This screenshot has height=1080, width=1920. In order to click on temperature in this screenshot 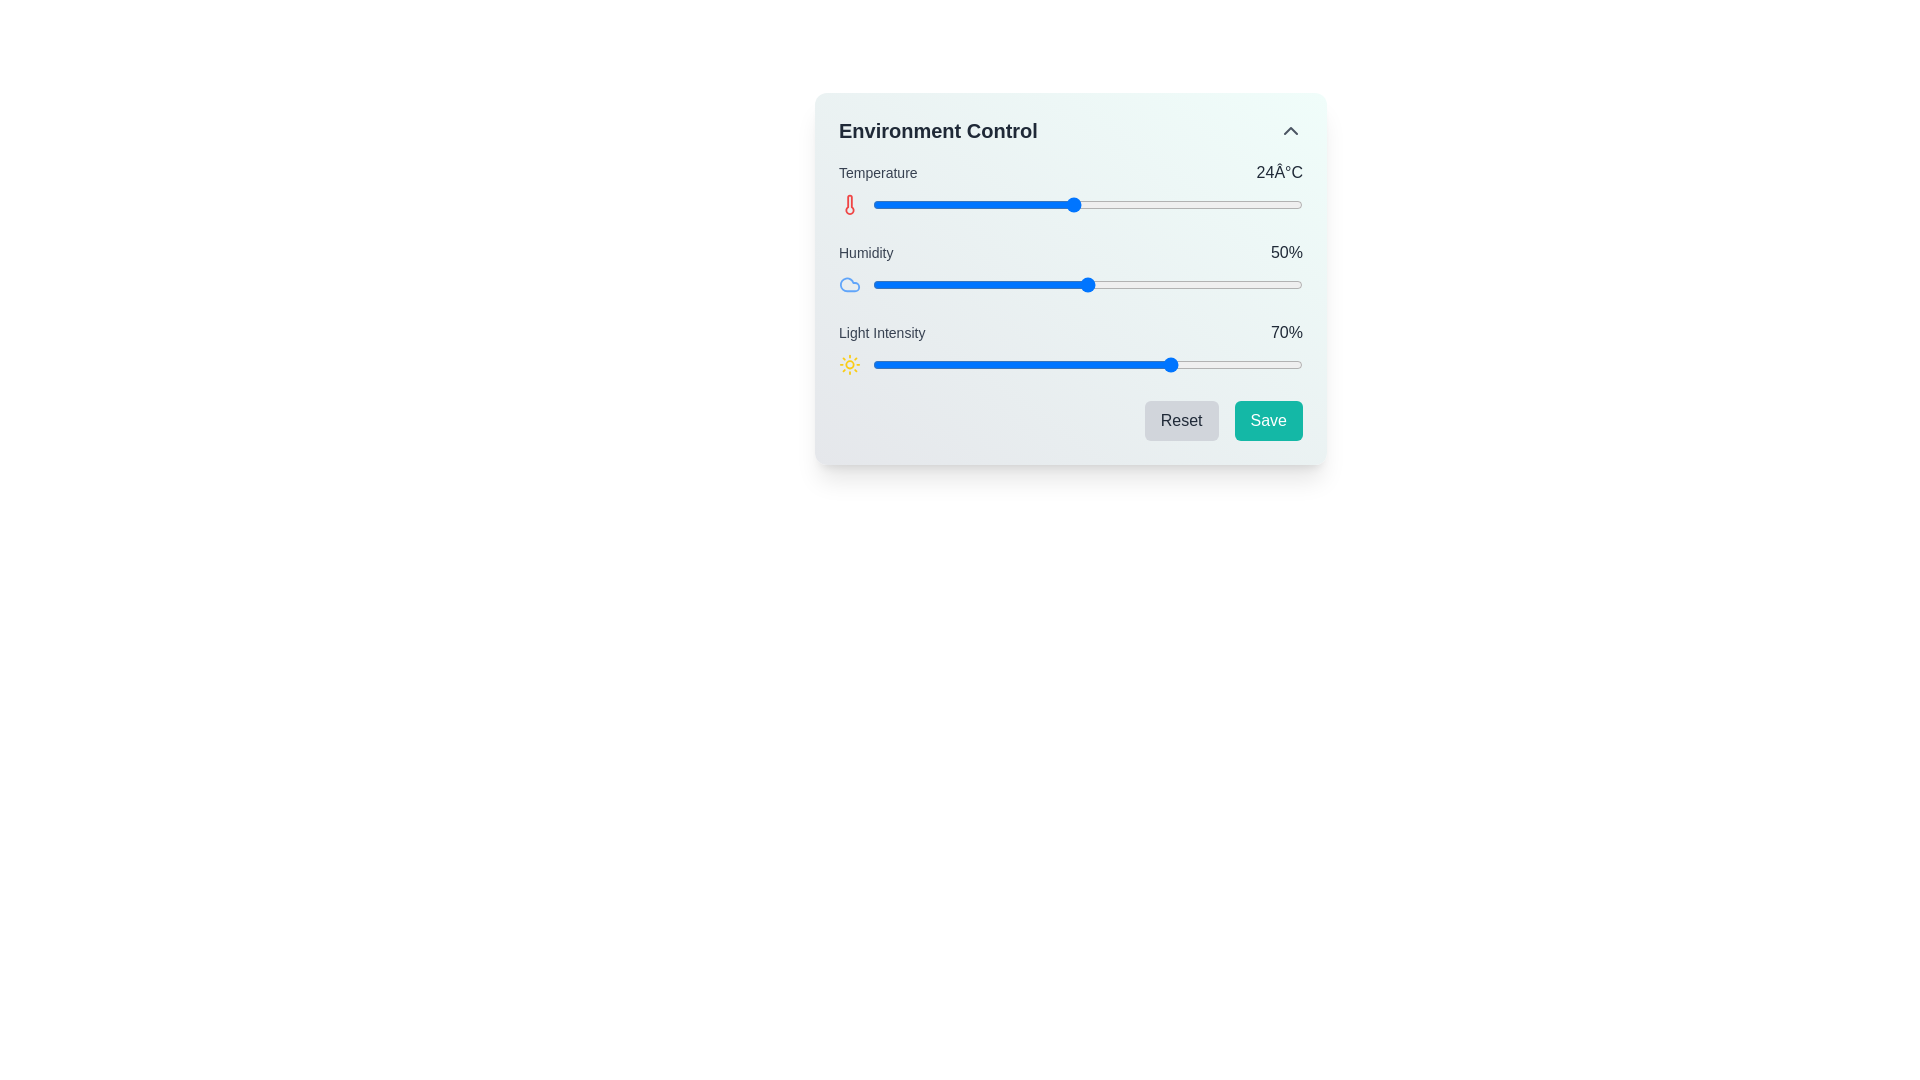, I will do `click(873, 204)`.